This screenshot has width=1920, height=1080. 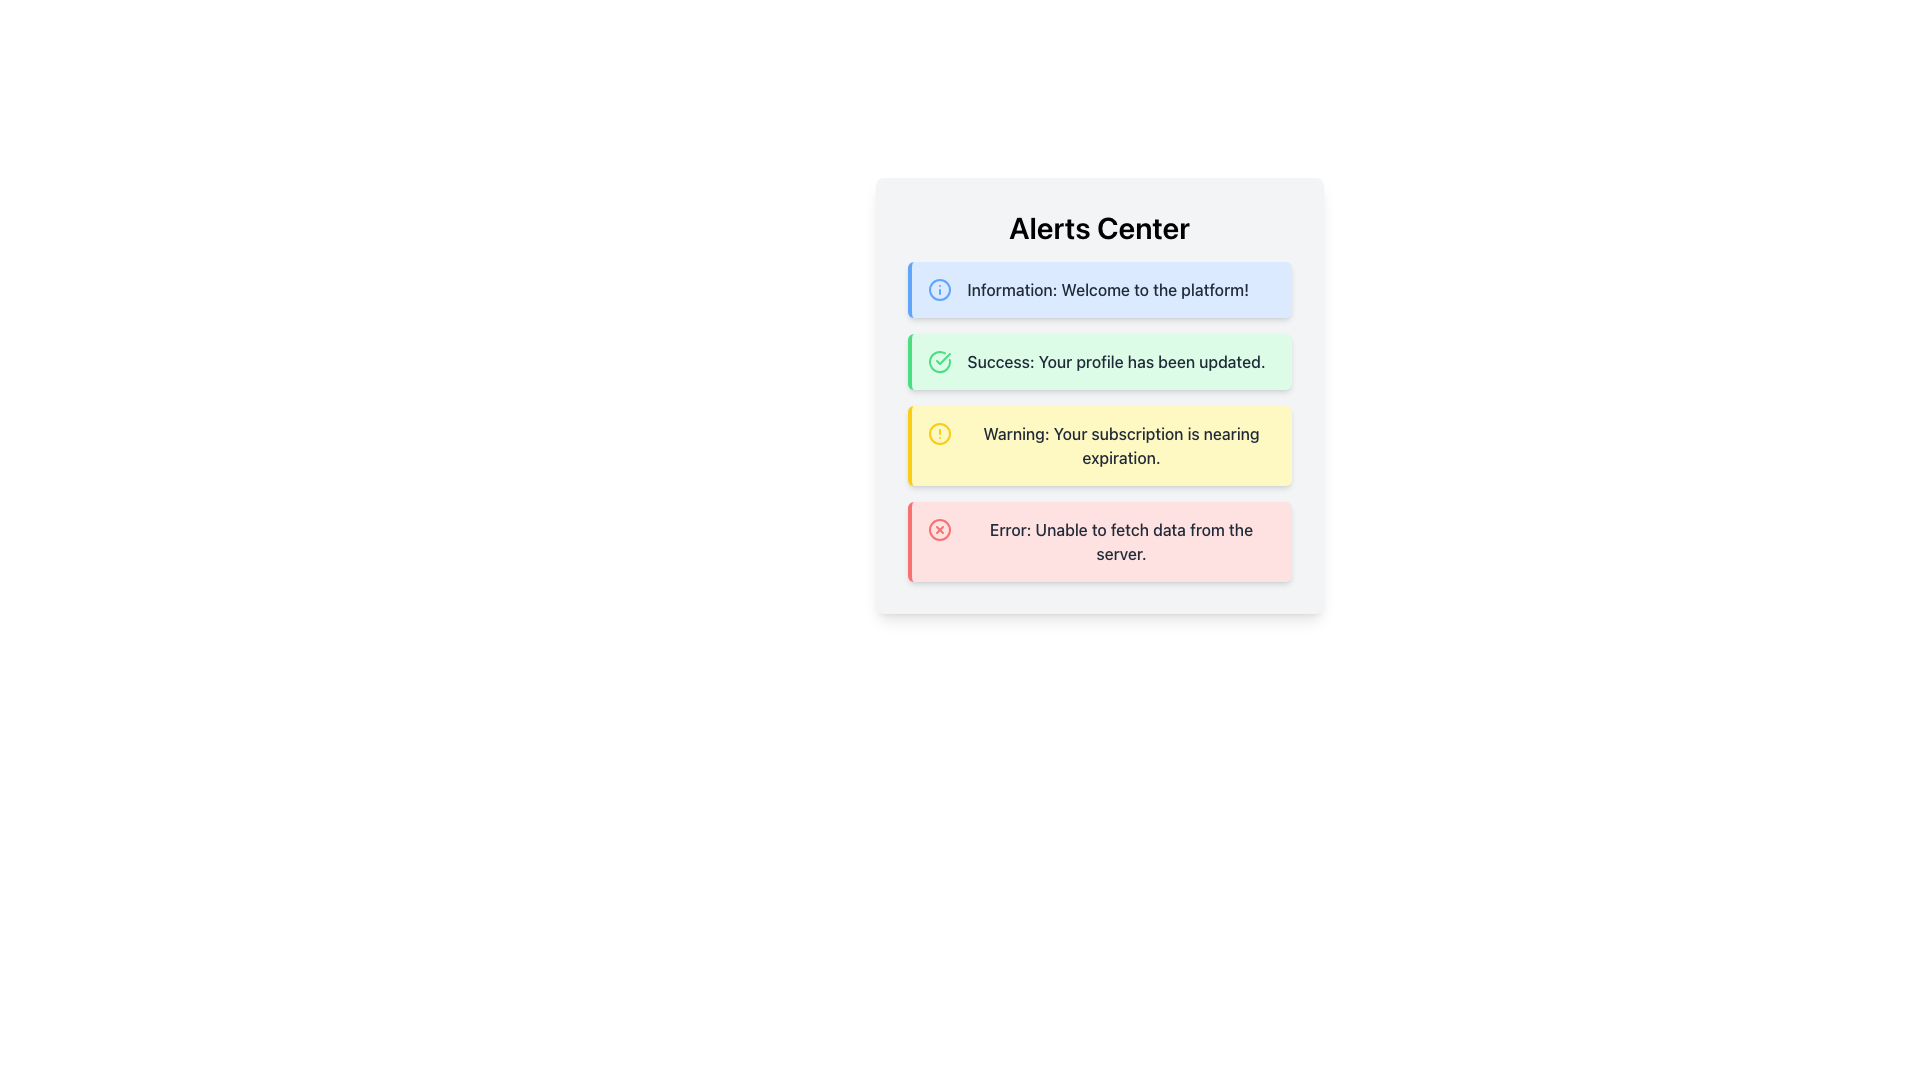 I want to click on the warning icon located at the left side of the alert box labeled 'Warning: Your subscription is nearing expiration.', so click(x=946, y=433).